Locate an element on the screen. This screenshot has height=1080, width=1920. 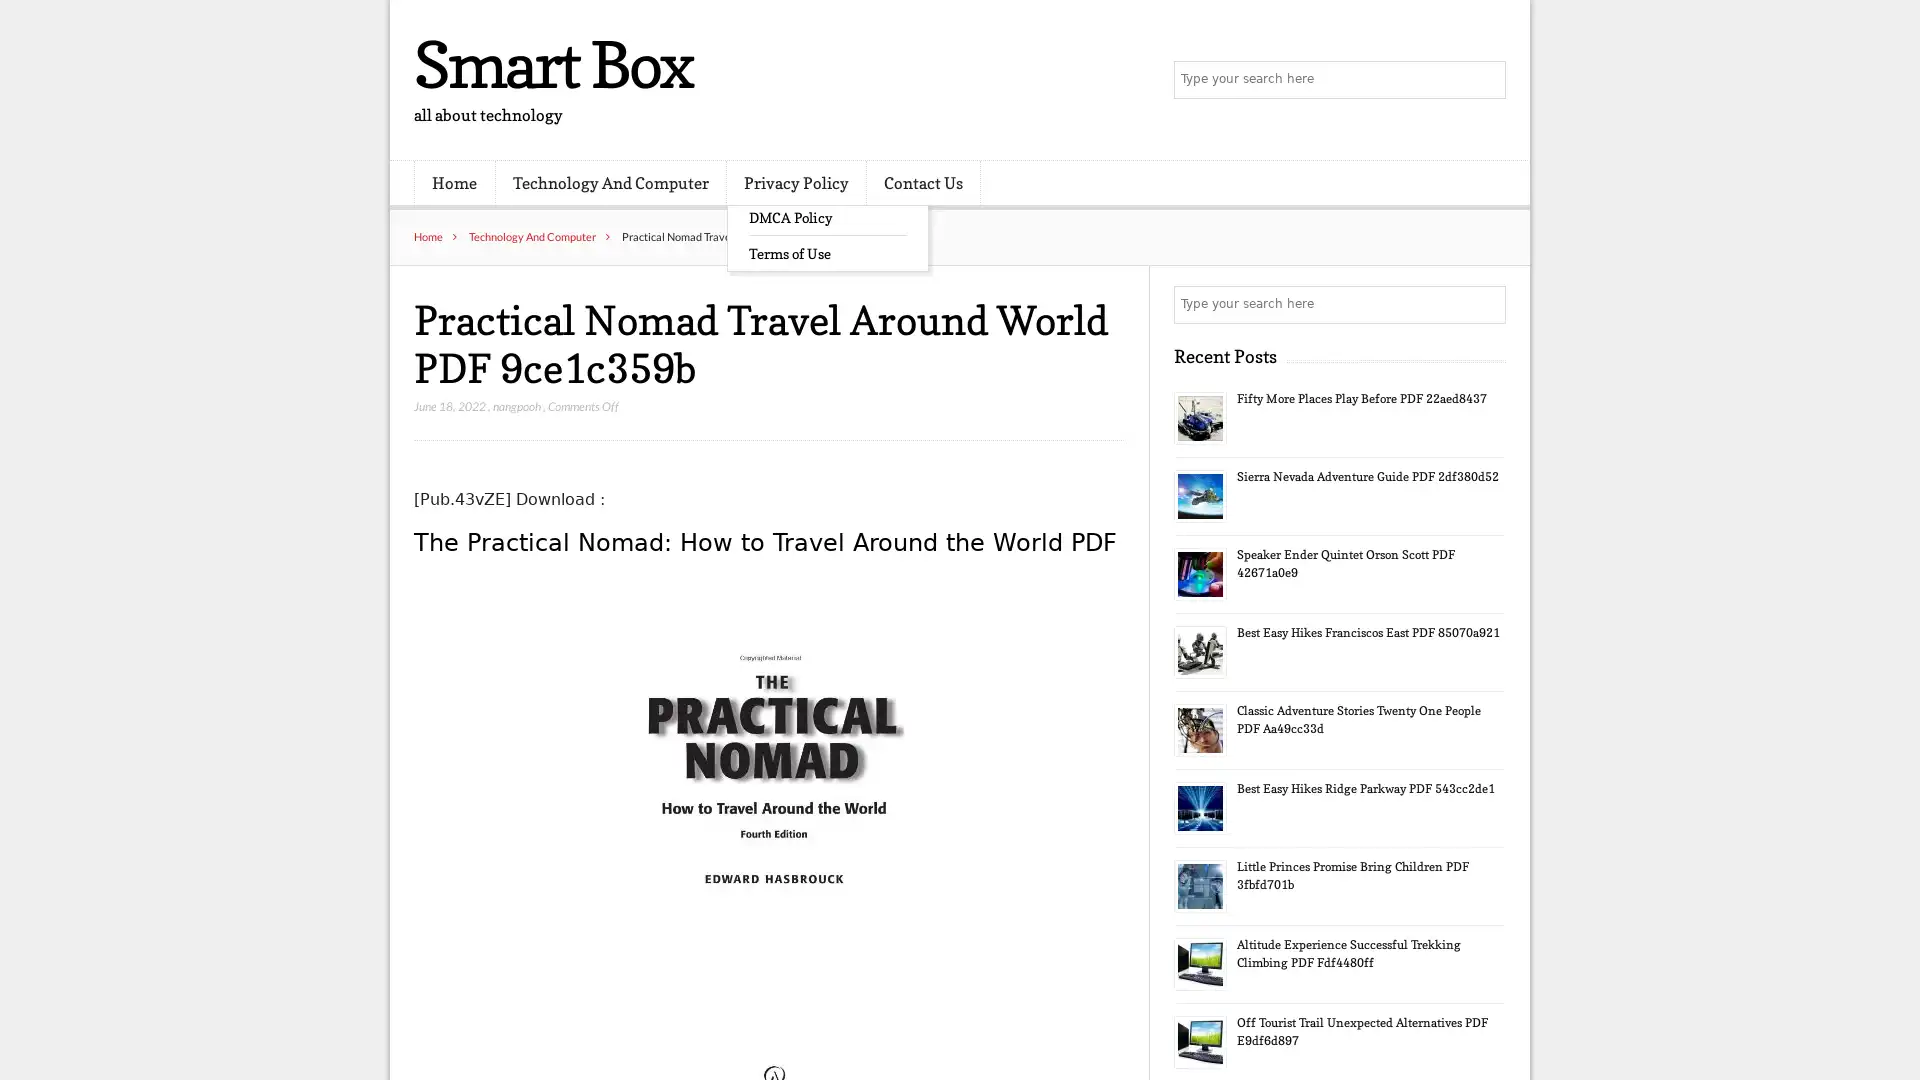
Search is located at coordinates (1485, 304).